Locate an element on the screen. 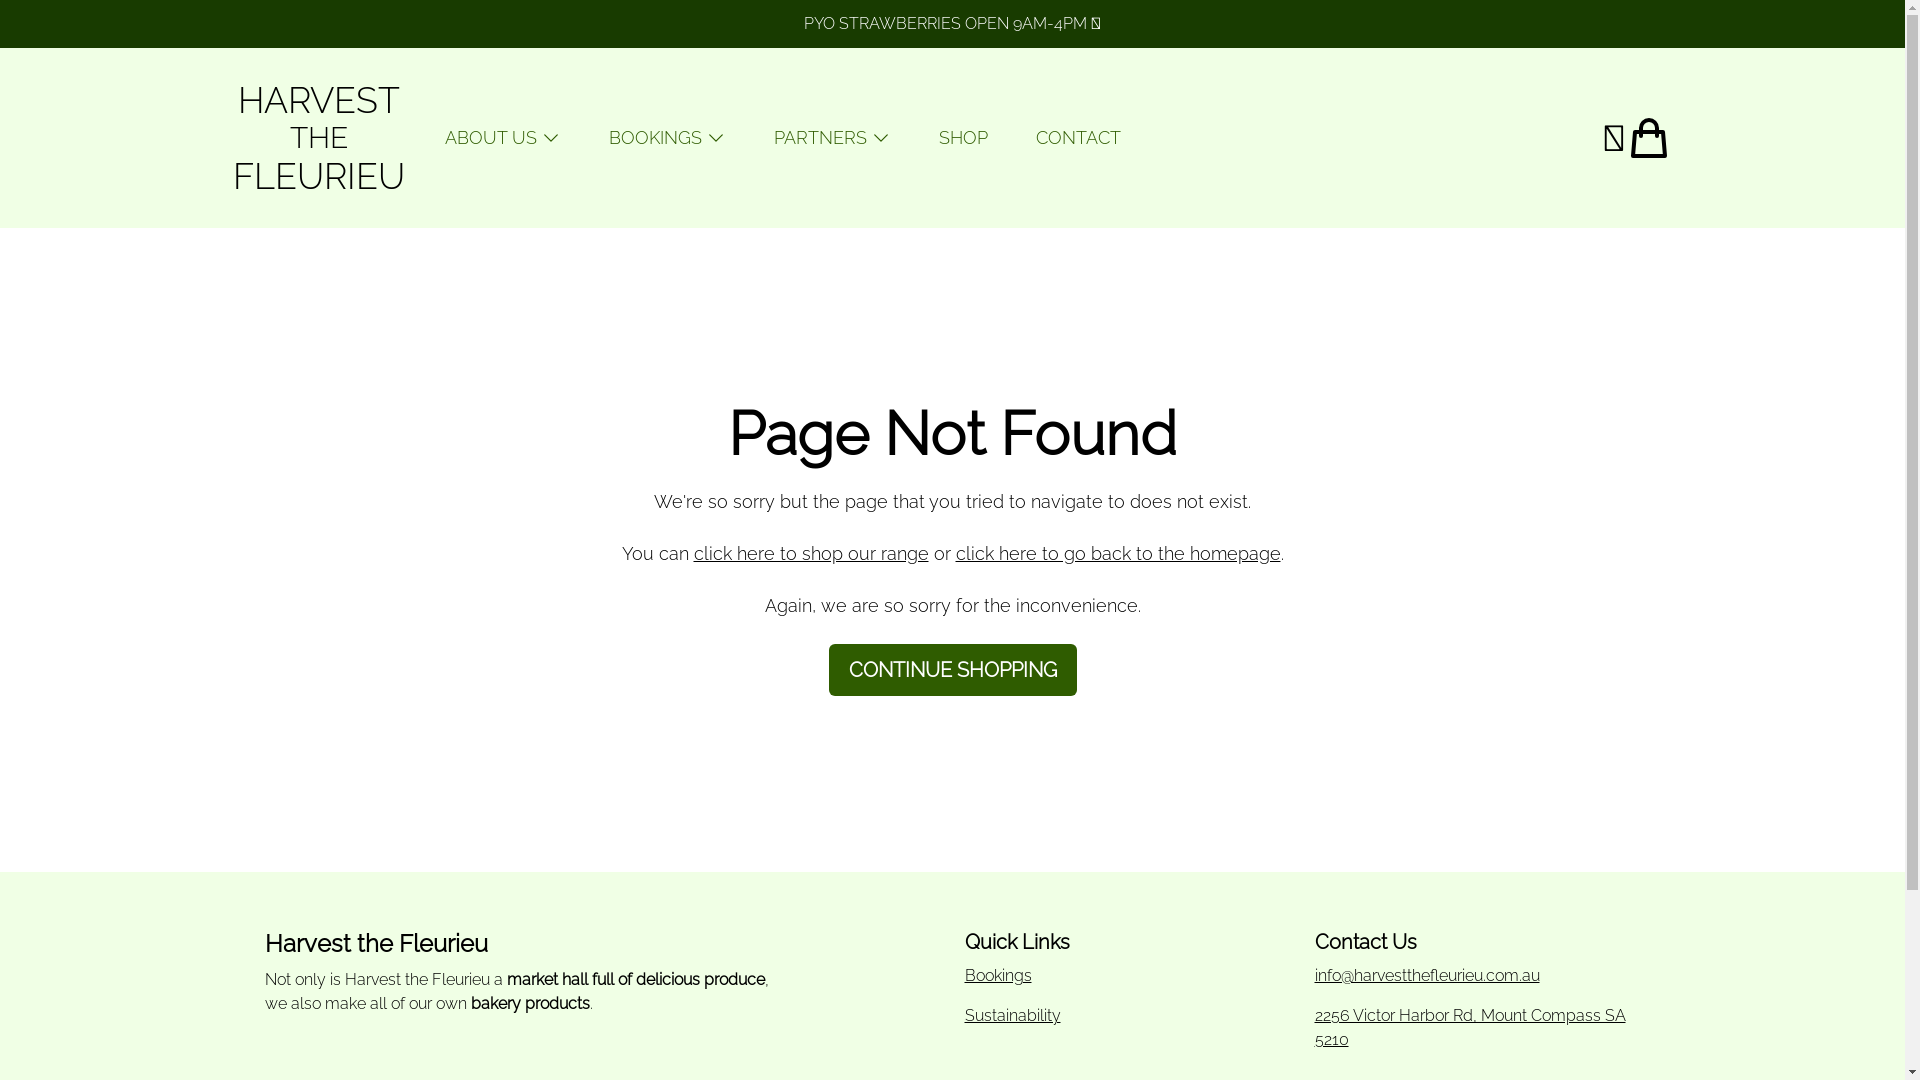  'click here to go back to the homepage' is located at coordinates (1117, 553).